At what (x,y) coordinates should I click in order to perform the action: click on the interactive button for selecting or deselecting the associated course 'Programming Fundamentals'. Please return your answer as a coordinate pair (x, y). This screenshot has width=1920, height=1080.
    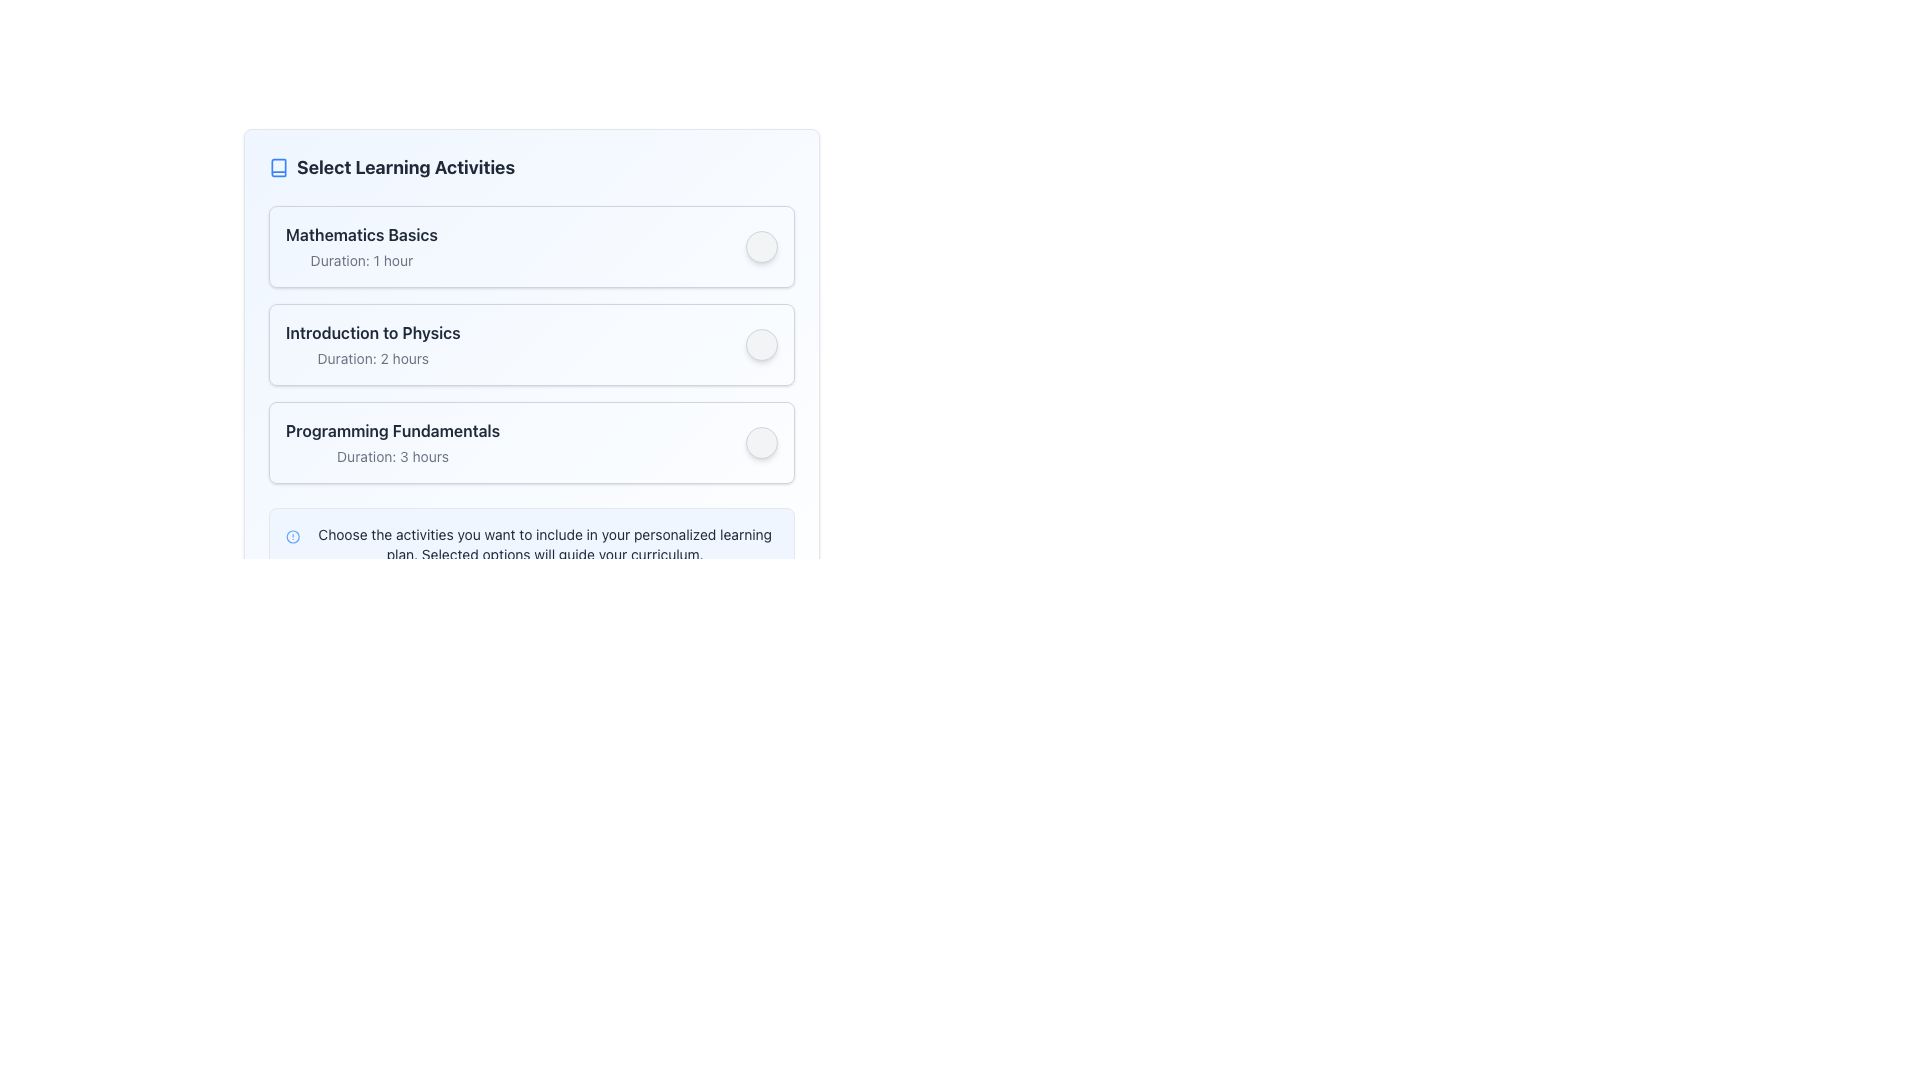
    Looking at the image, I should click on (761, 442).